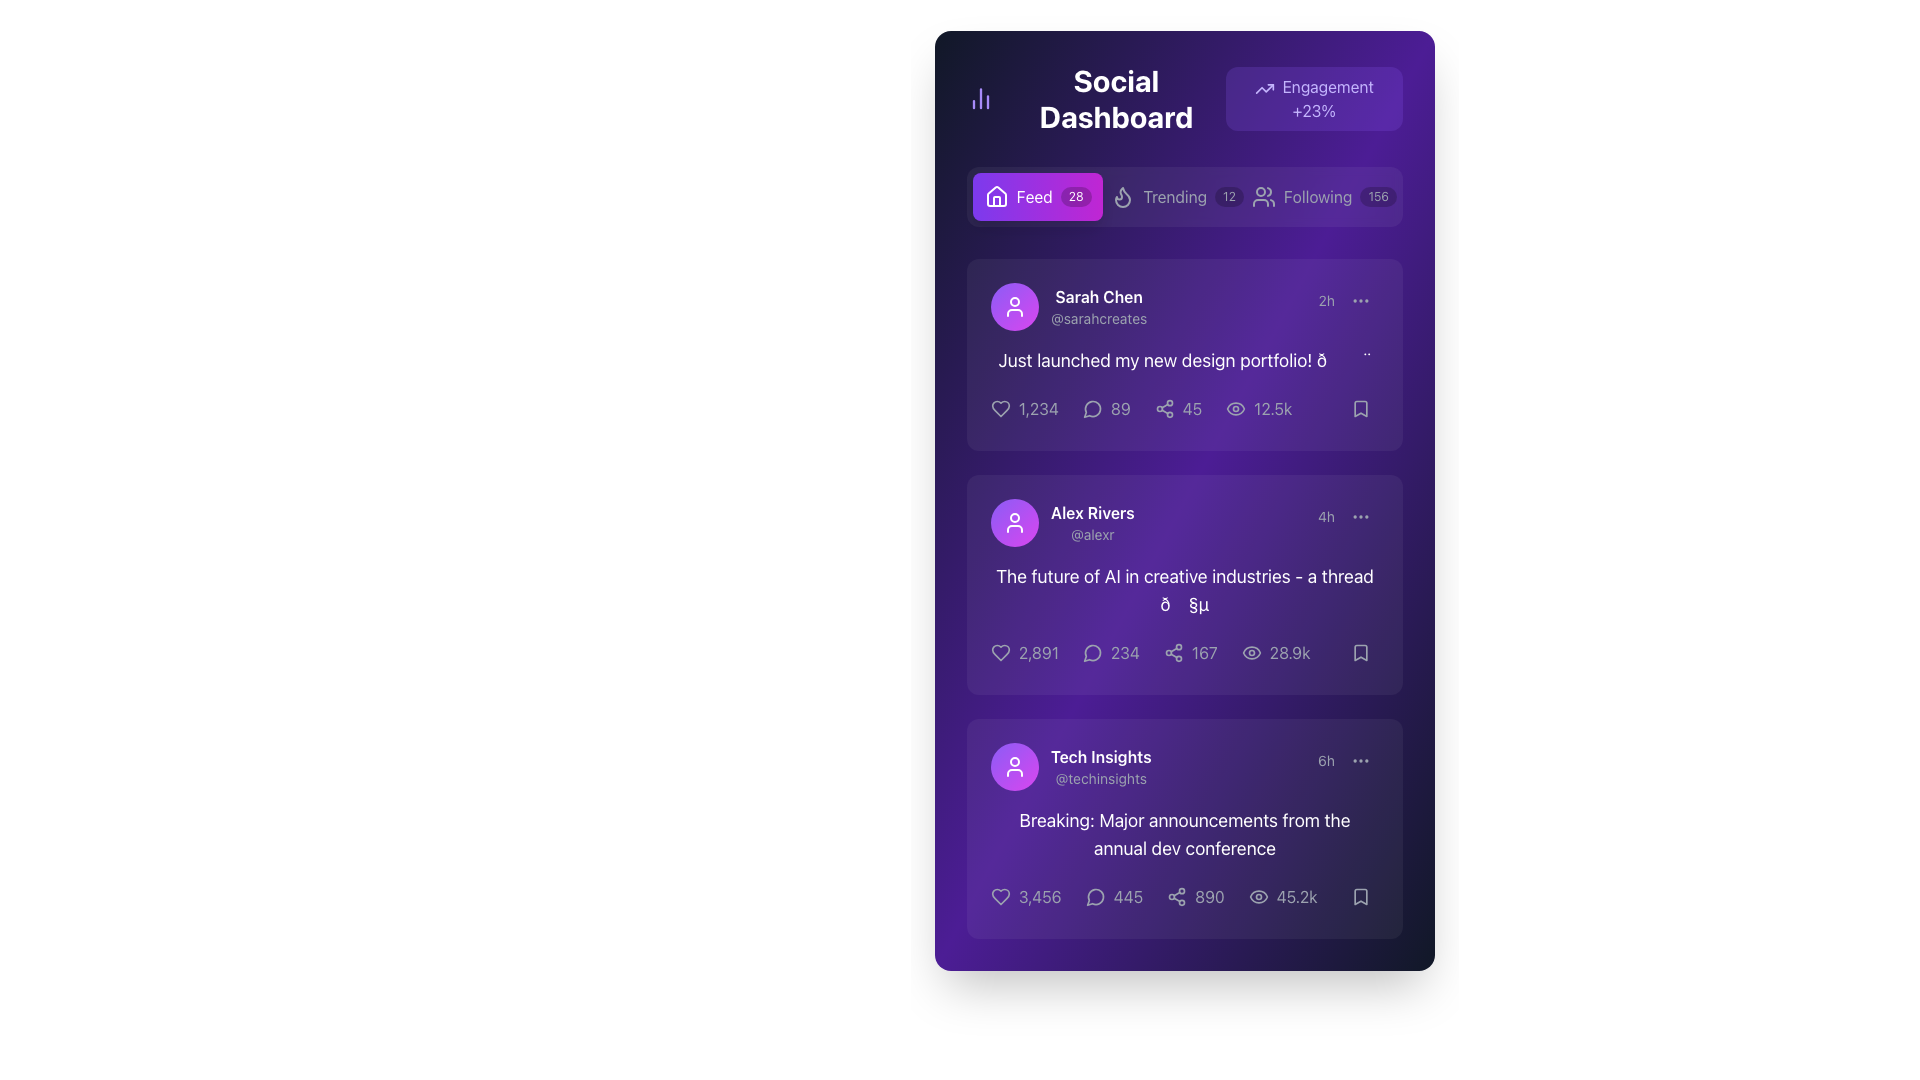 The height and width of the screenshot is (1080, 1920). I want to click on the share icon button, which is a small triangular network glyph located in the action bar below the user post, specifically the third icon from the left, beside the text displaying '45', so click(1164, 407).